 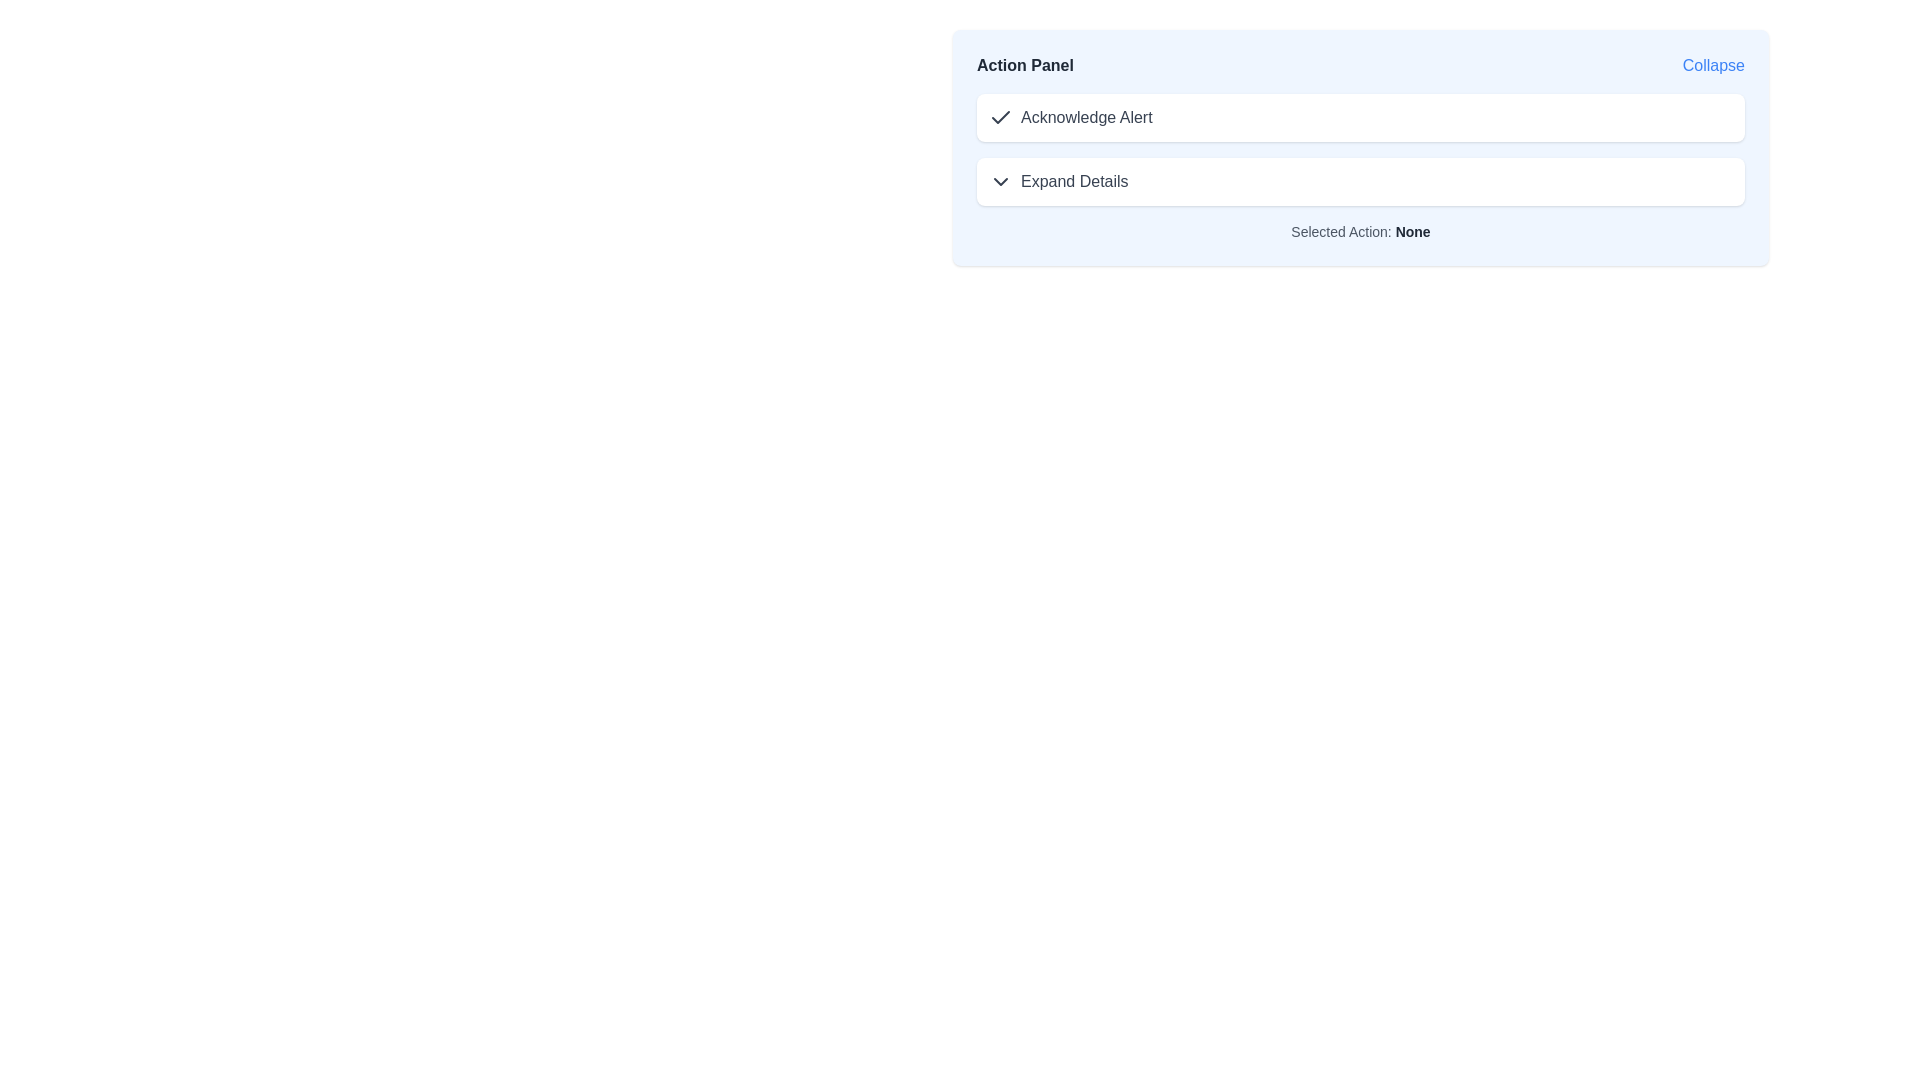 I want to click on selected checkbox icon indicating that the 'Acknowledge Alert' option has been enabled, located in the 'Action Panel', so click(x=1001, y=118).